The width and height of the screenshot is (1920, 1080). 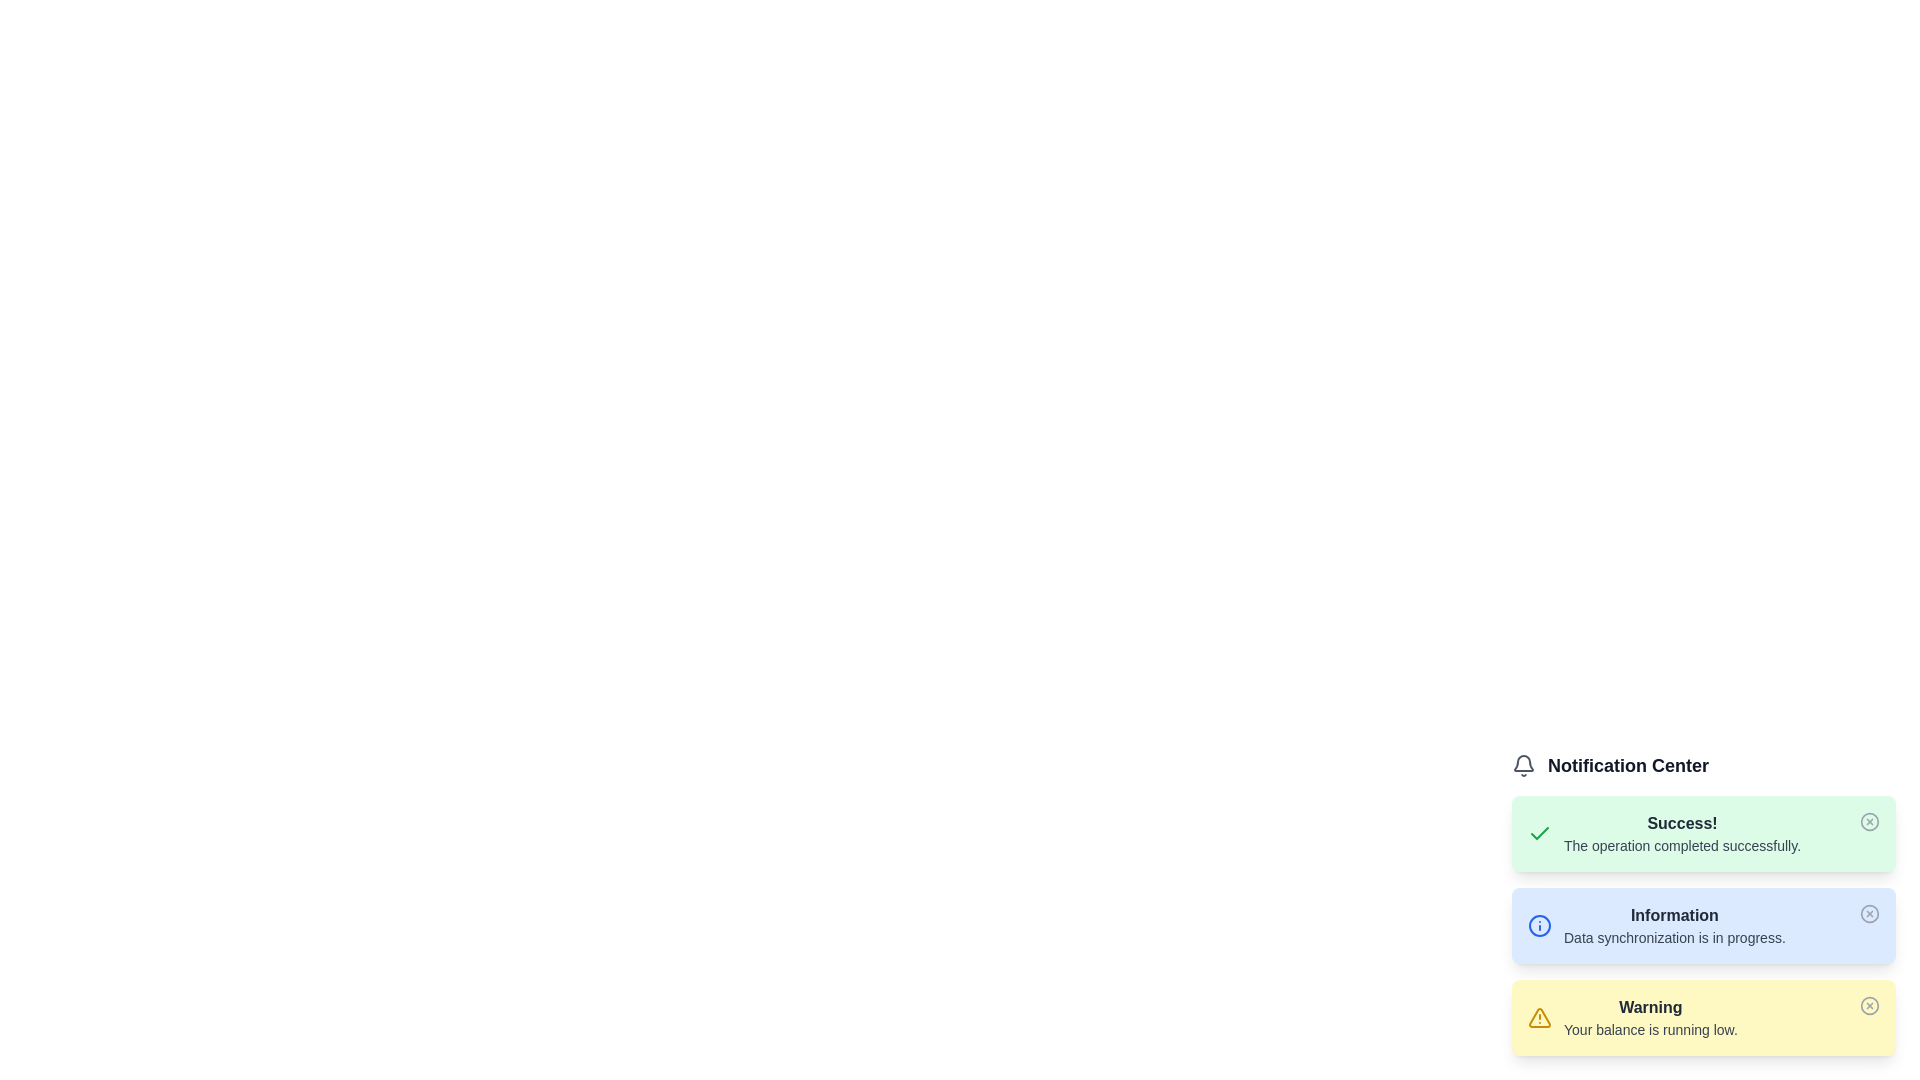 What do you see at coordinates (1539, 925) in the screenshot?
I see `the inner circular blue outlined icon within the 'Information' notification symbol located at the center of the notification list` at bounding box center [1539, 925].